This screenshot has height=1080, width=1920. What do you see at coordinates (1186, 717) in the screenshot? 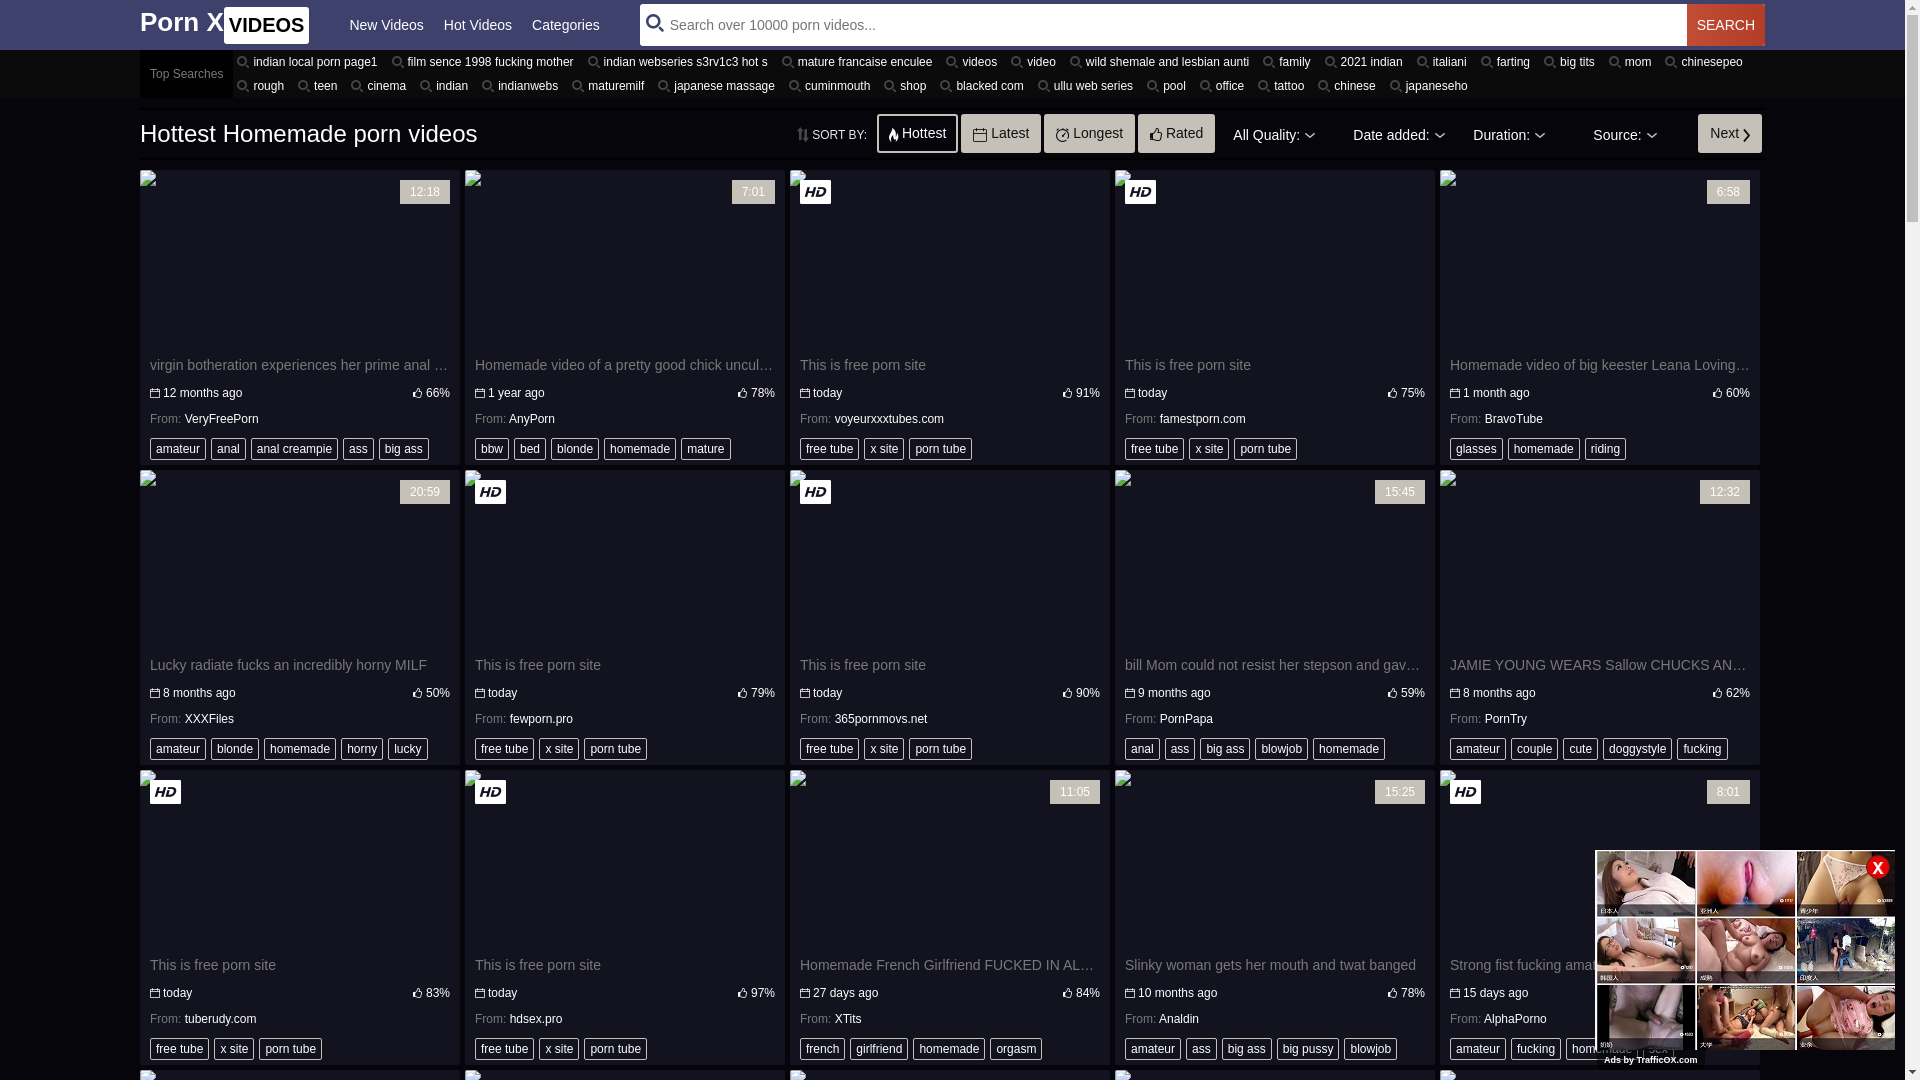
I see `'PornPapa'` at bounding box center [1186, 717].